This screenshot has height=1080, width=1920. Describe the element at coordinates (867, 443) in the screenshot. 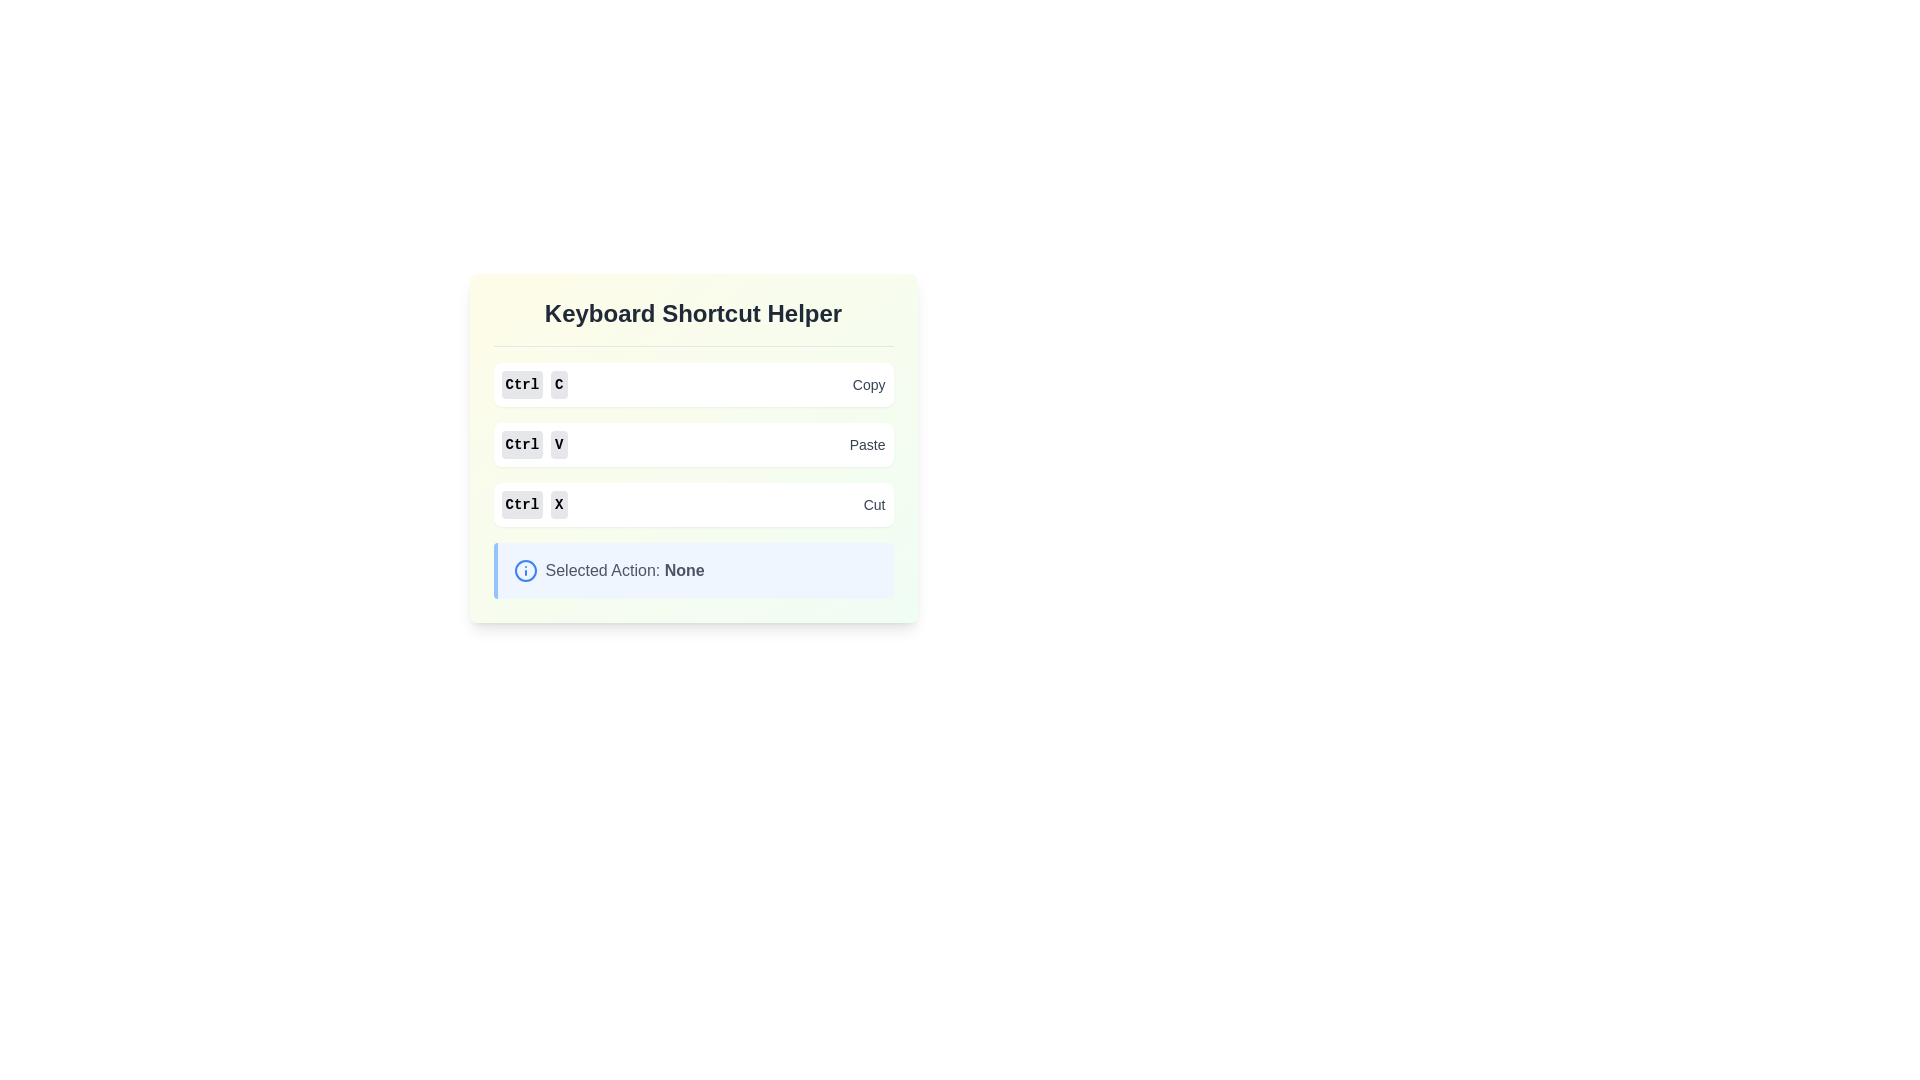

I see `the 'Paste' label, which indicates the action associated with the shortcut keys 'Ctrl' and 'V', positioned in the middle row of the 'Keyboard Shortcut Helper' module` at that location.